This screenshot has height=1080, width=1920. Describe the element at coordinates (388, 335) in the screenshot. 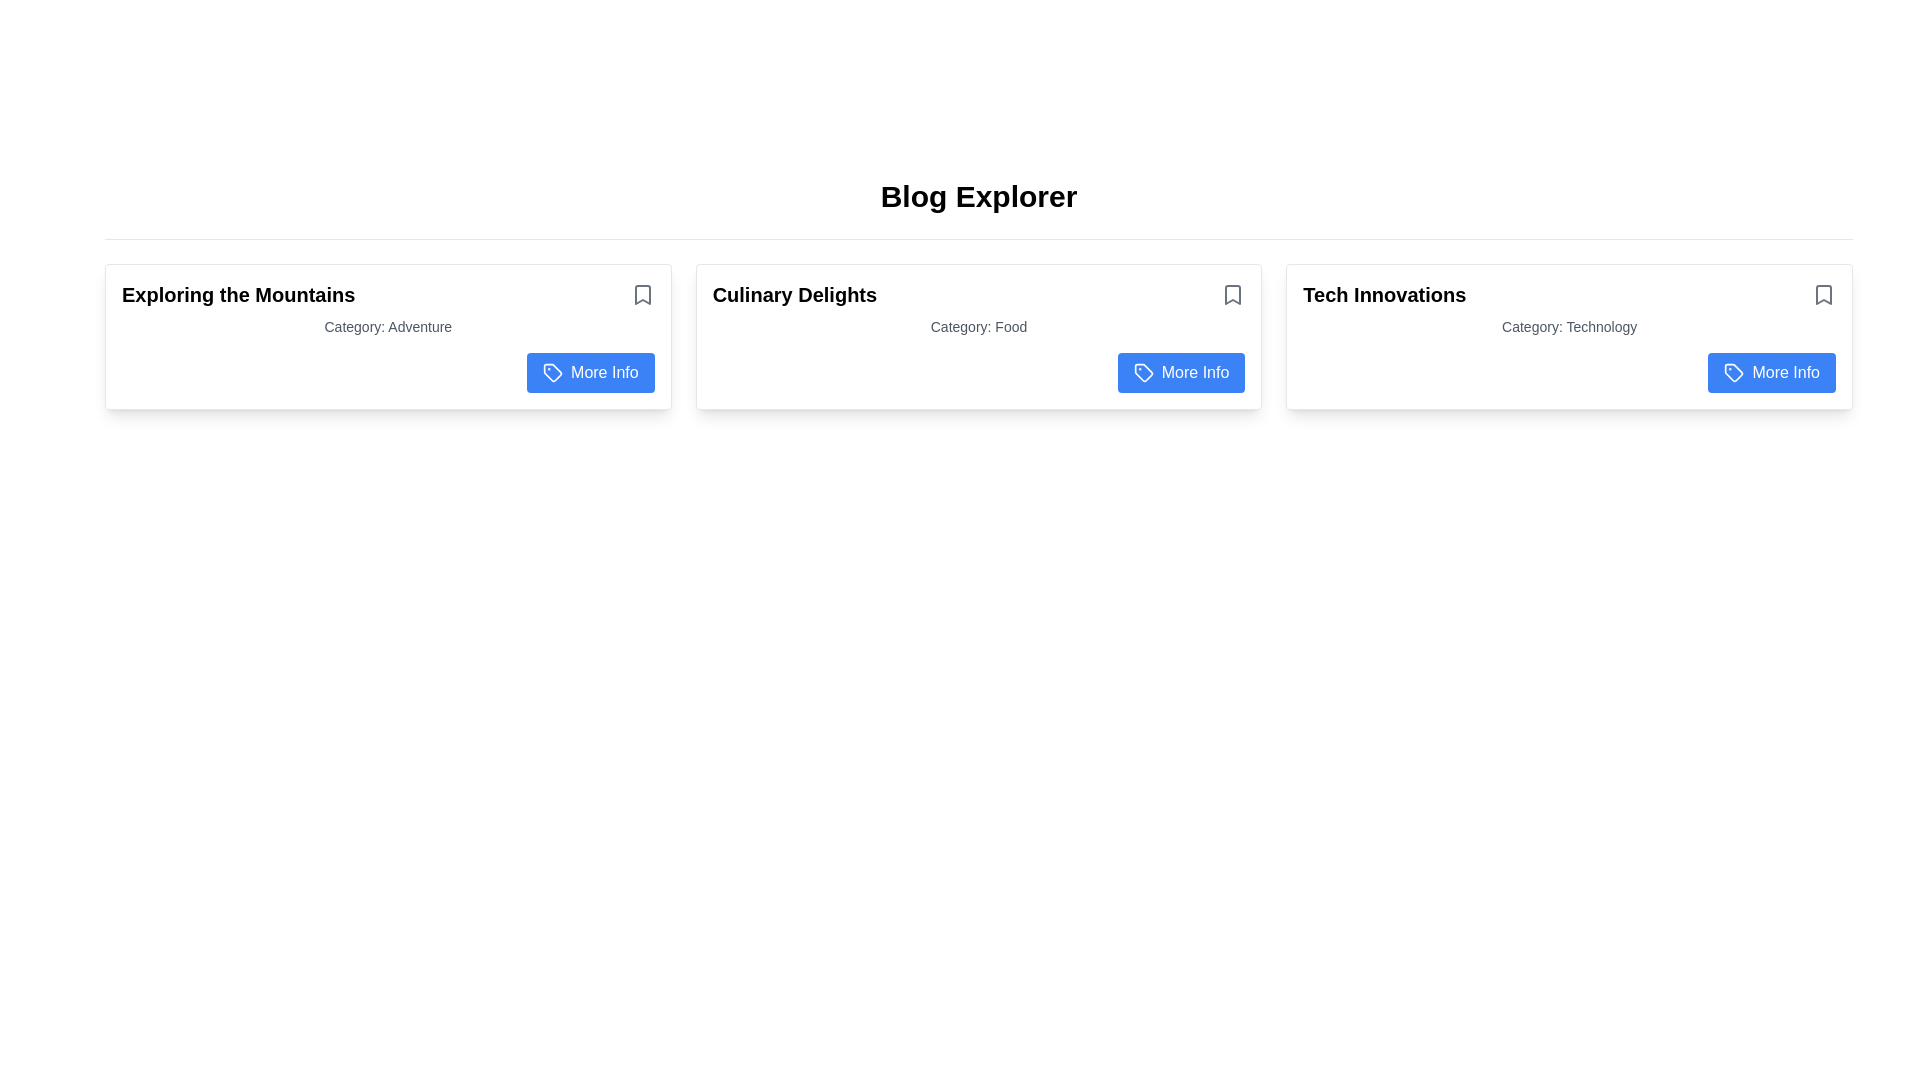

I see `the first adventure-themed card in the leftmost column of the grid` at that location.